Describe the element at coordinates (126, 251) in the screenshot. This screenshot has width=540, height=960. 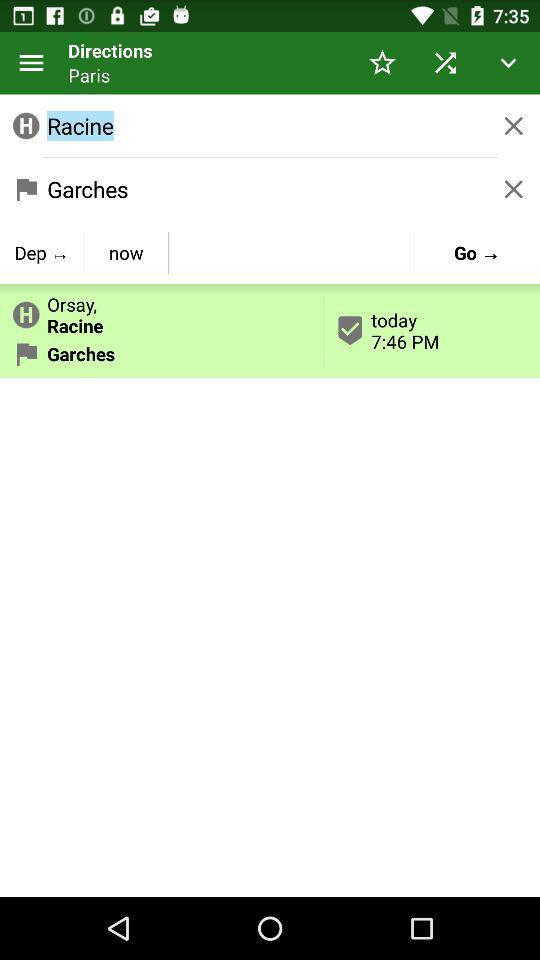
I see `icon above orsay,` at that location.